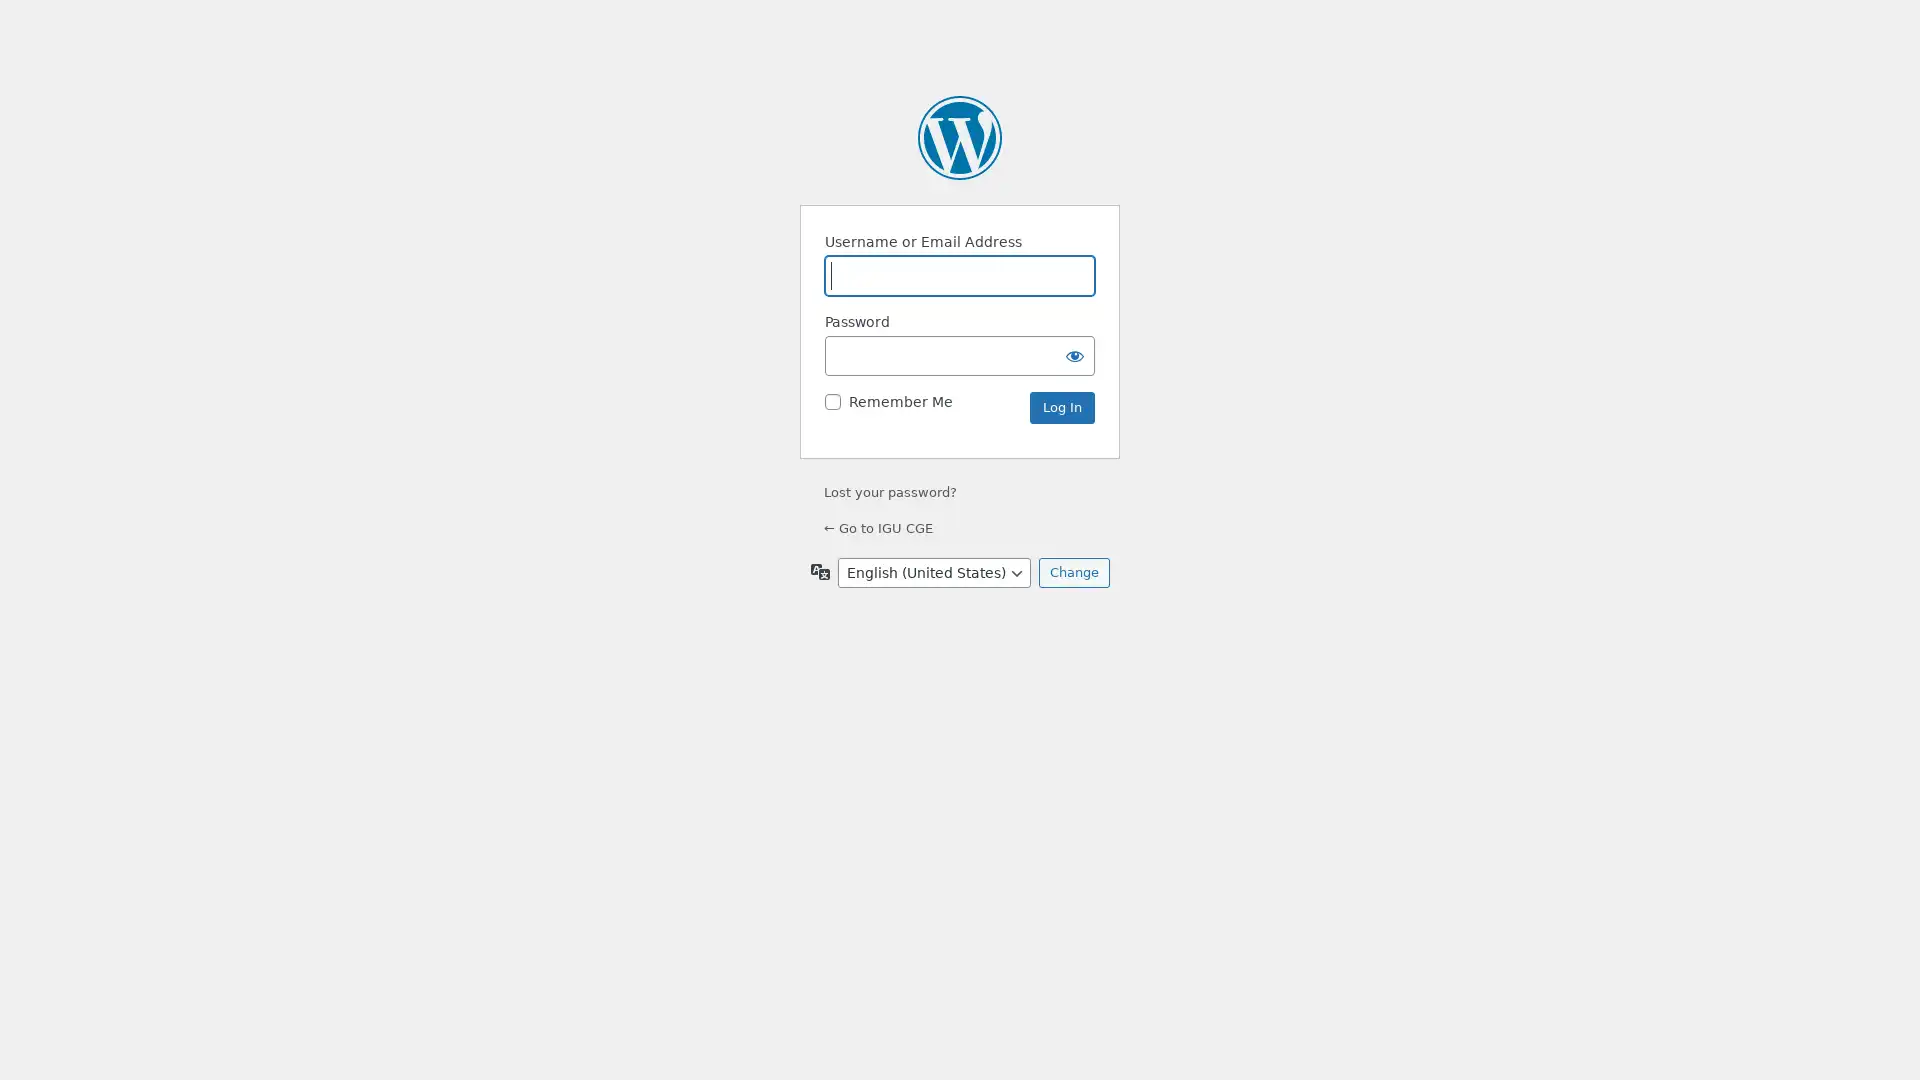 Image resolution: width=1920 pixels, height=1080 pixels. What do you see at coordinates (1061, 407) in the screenshot?
I see `Log In` at bounding box center [1061, 407].